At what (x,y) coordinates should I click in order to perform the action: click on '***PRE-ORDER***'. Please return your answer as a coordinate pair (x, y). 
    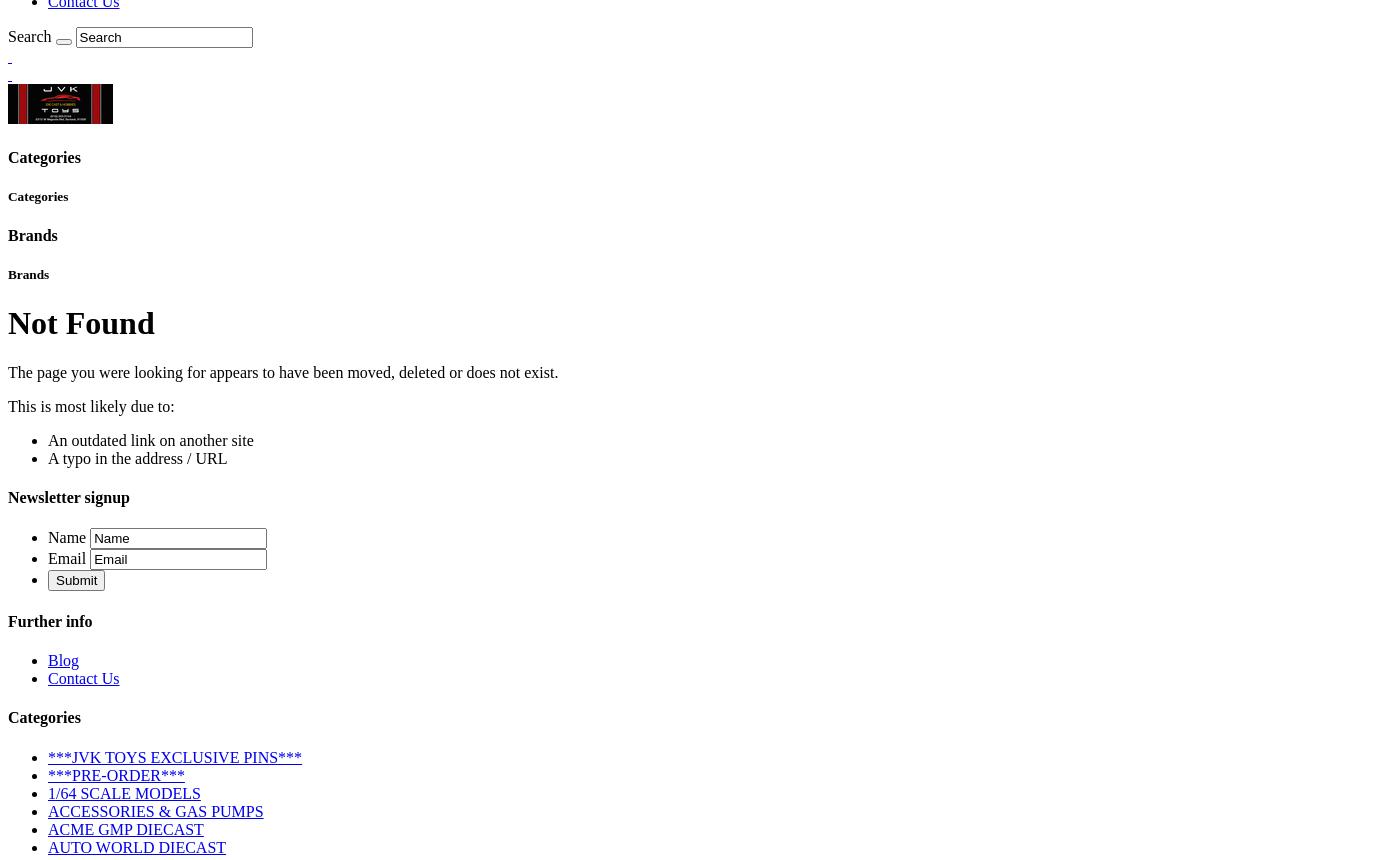
    Looking at the image, I should click on (48, 774).